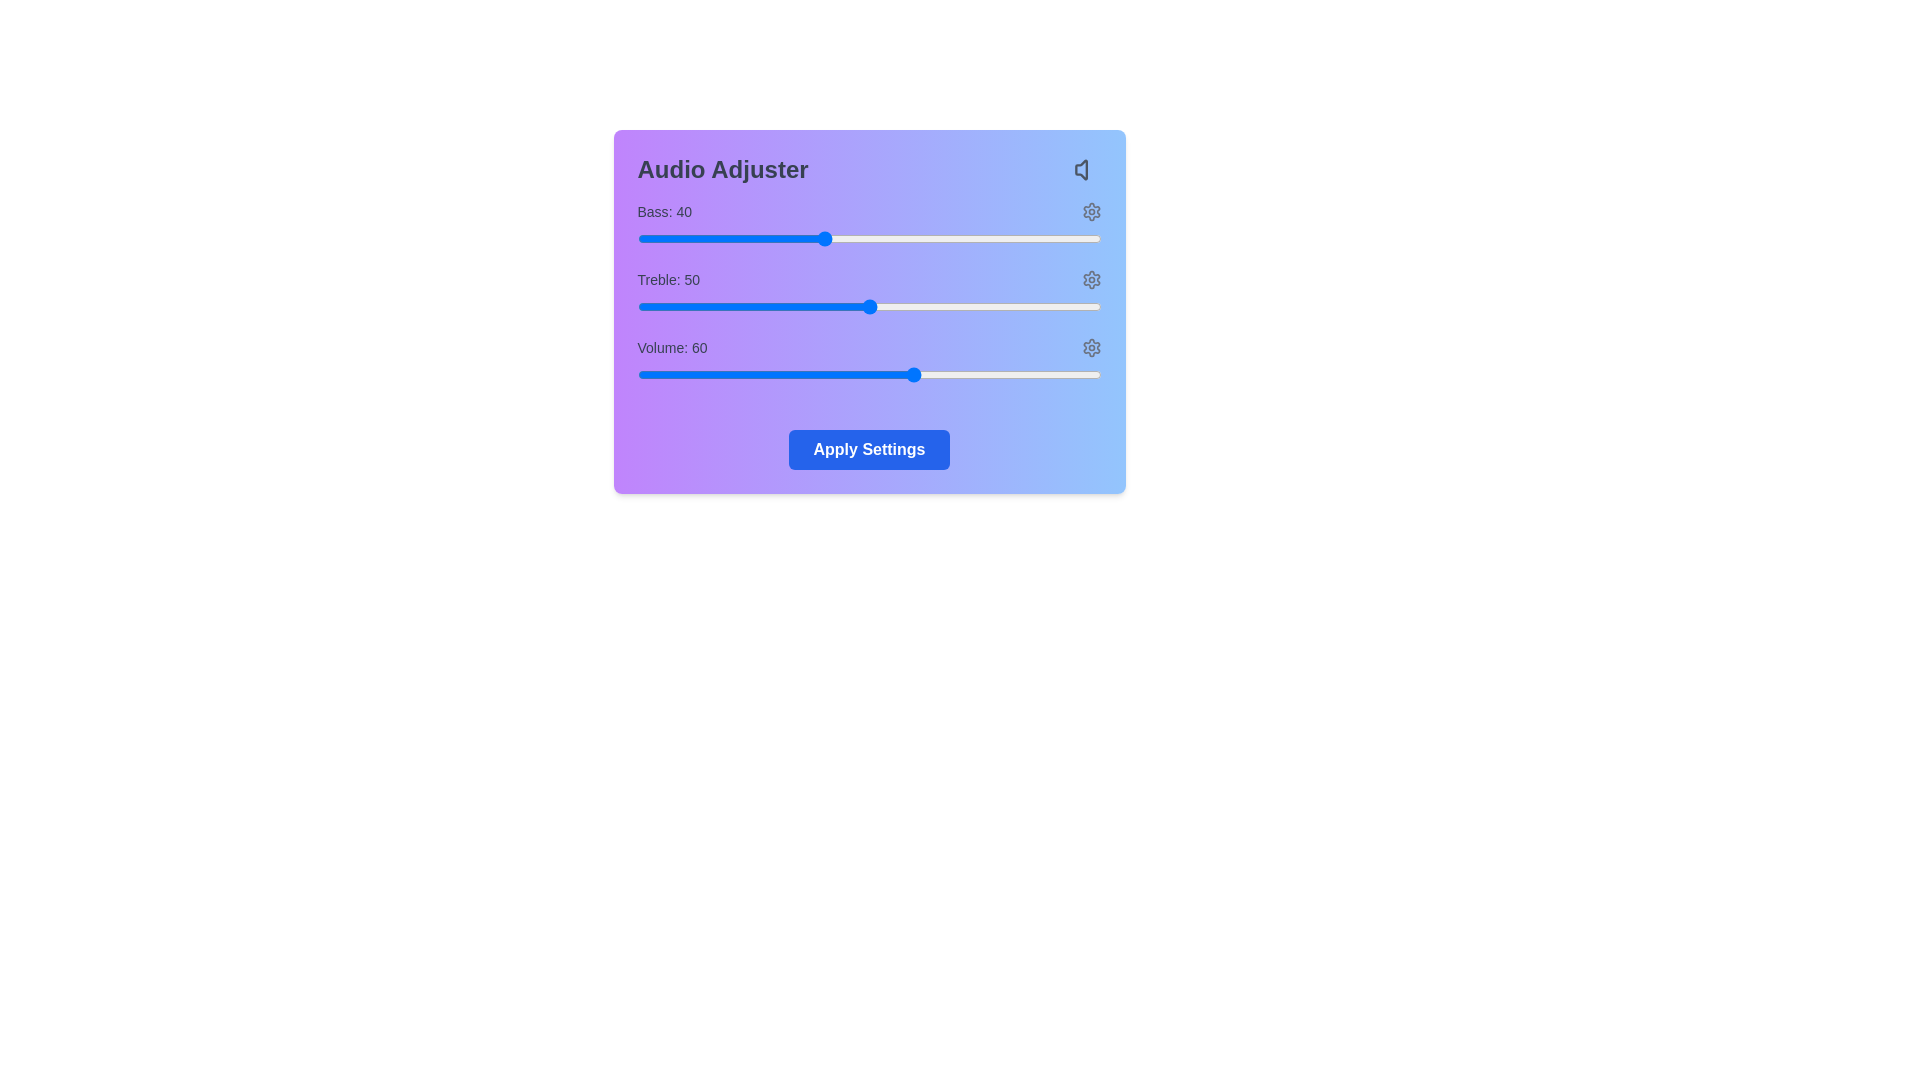  I want to click on the treble level, so click(901, 307).